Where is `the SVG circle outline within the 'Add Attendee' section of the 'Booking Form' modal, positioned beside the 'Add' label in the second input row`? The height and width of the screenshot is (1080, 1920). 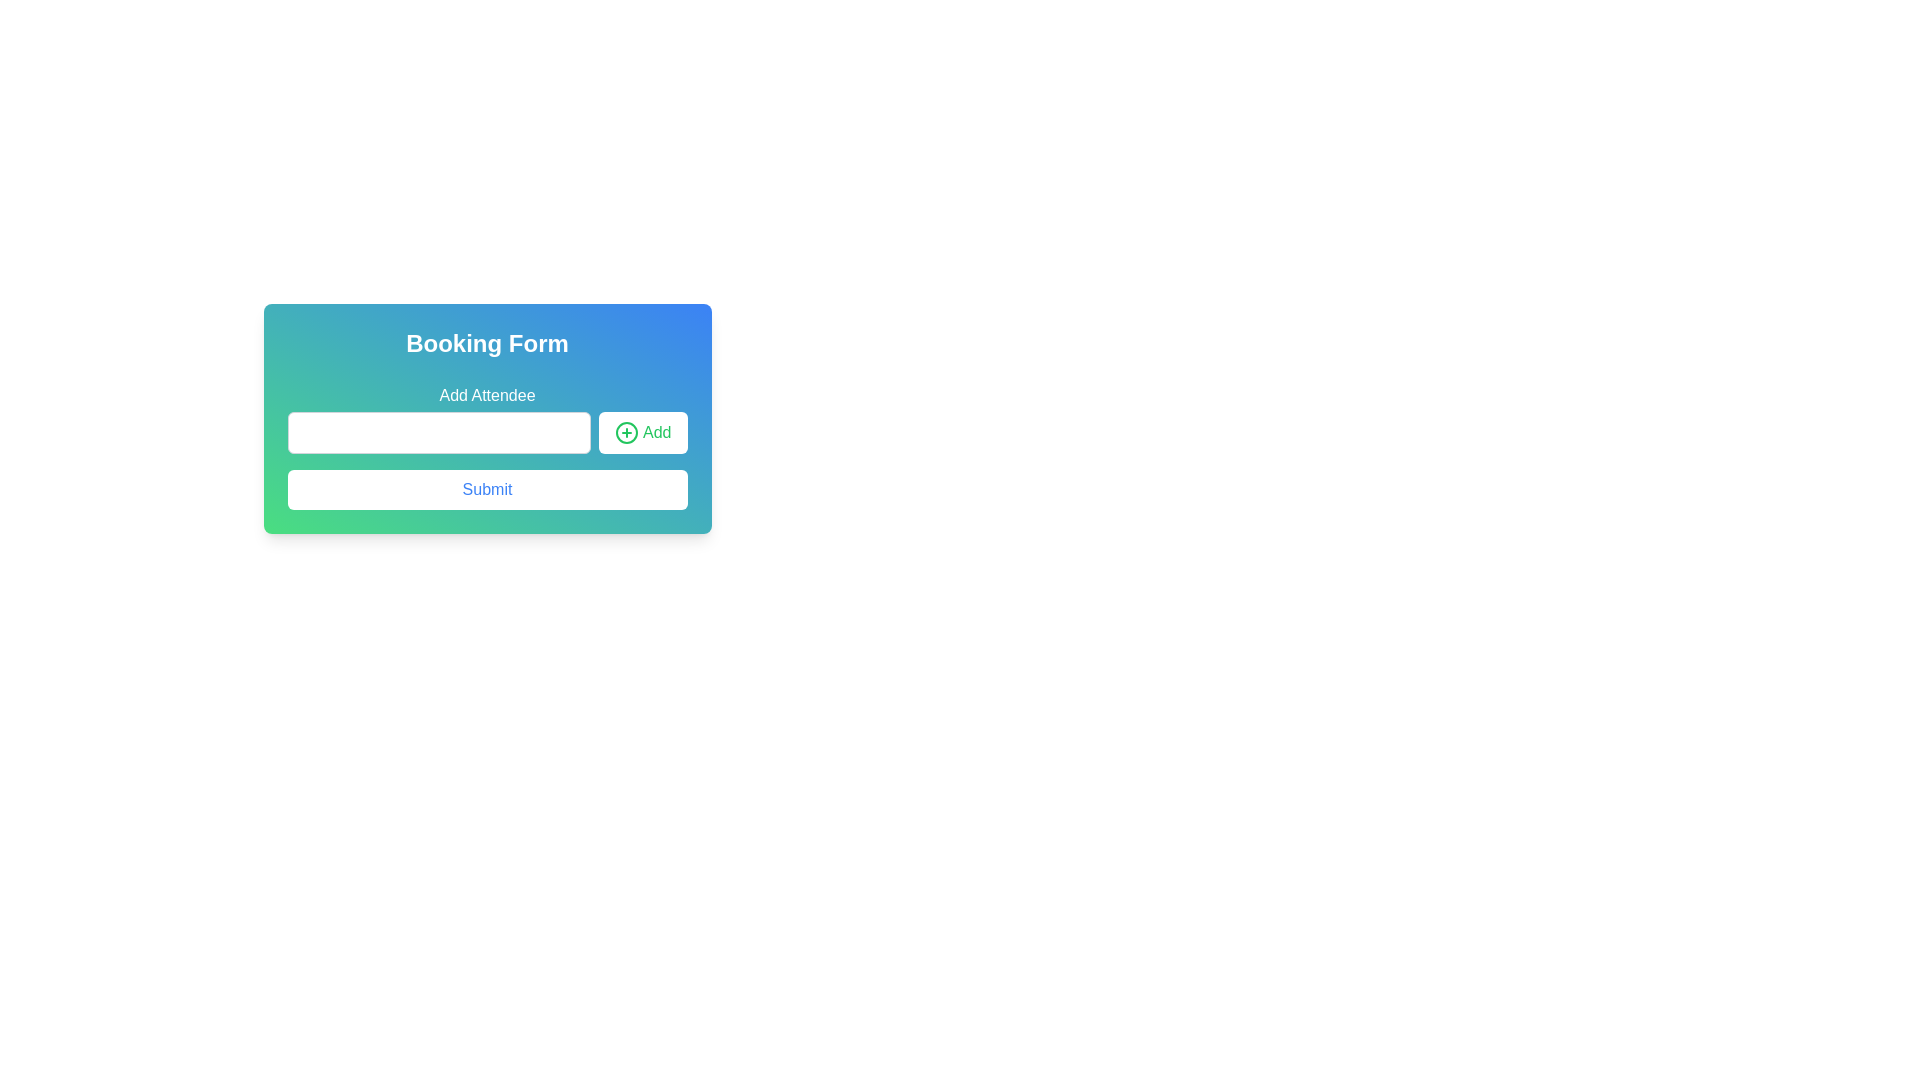 the SVG circle outline within the 'Add Attendee' section of the 'Booking Form' modal, positioned beside the 'Add' label in the second input row is located at coordinates (626, 432).